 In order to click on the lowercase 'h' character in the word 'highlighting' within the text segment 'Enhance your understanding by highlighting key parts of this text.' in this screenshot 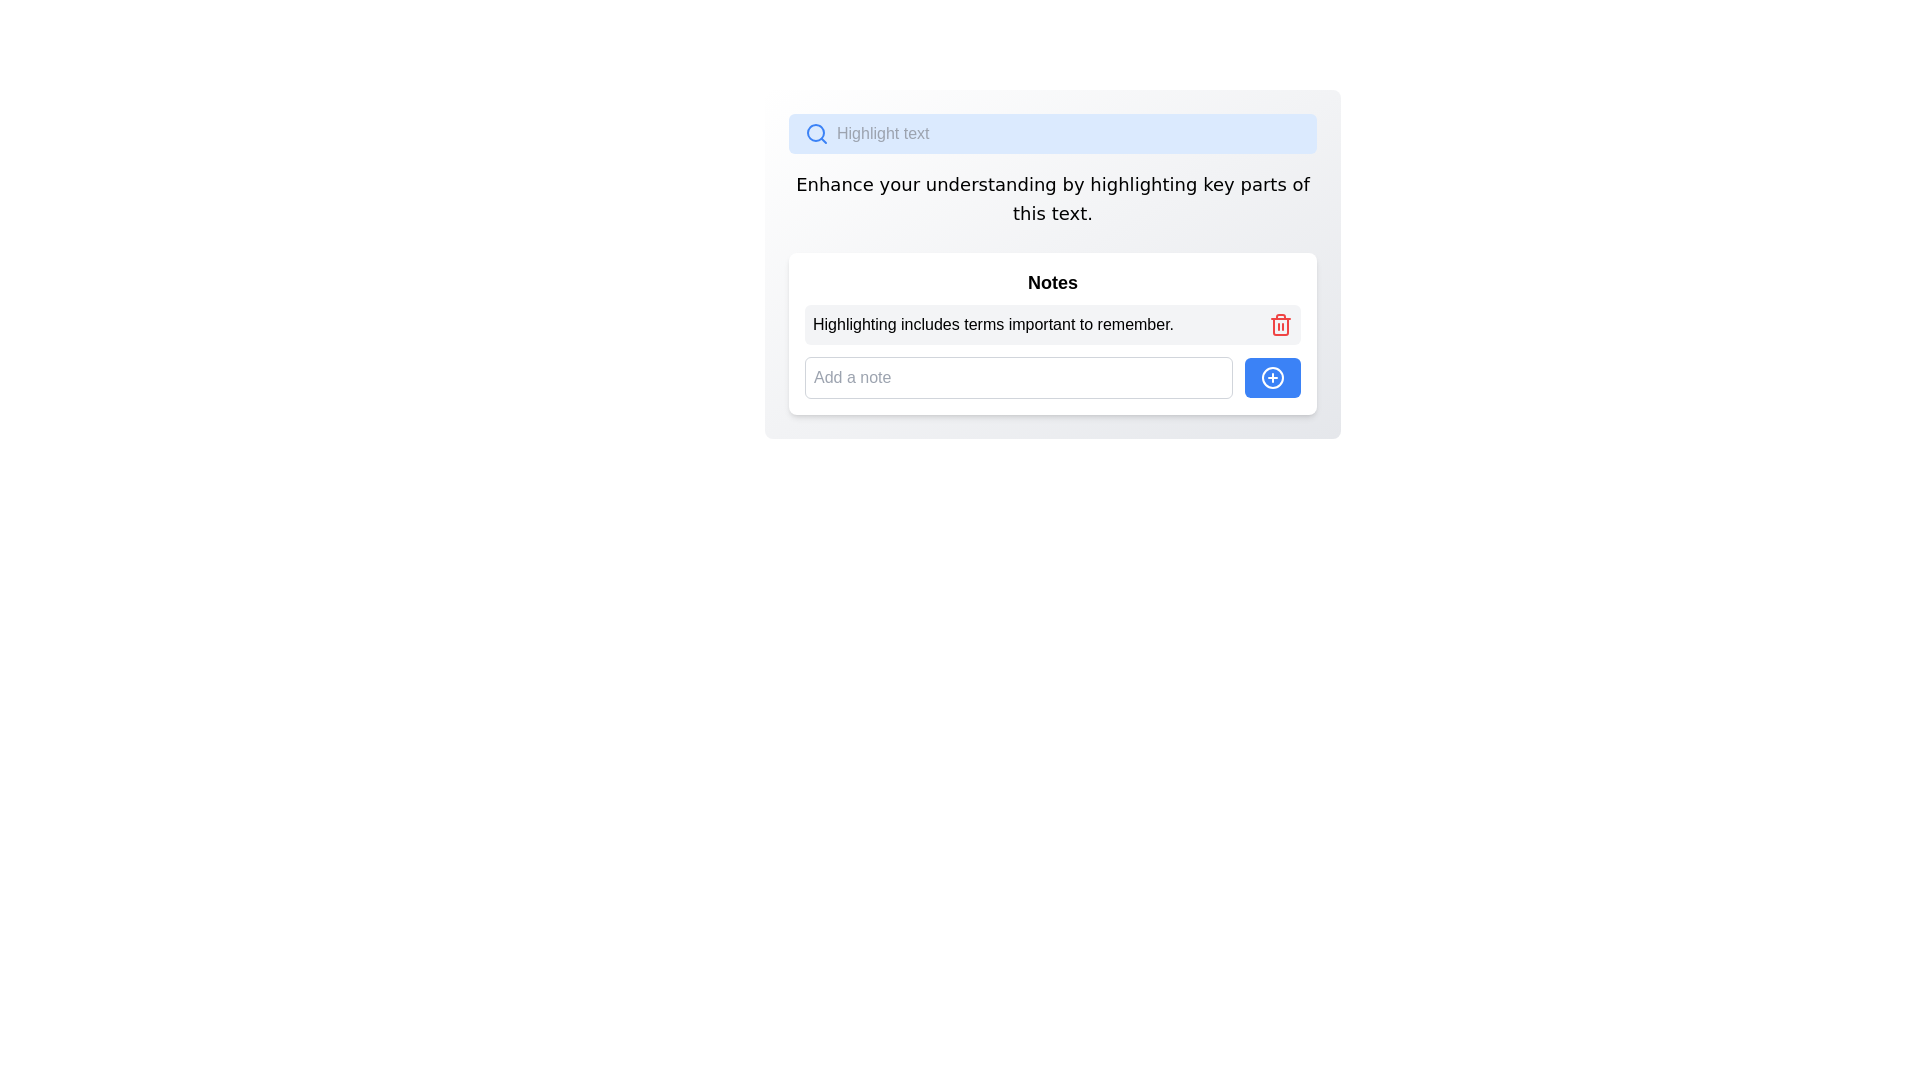, I will do `click(1156, 184)`.